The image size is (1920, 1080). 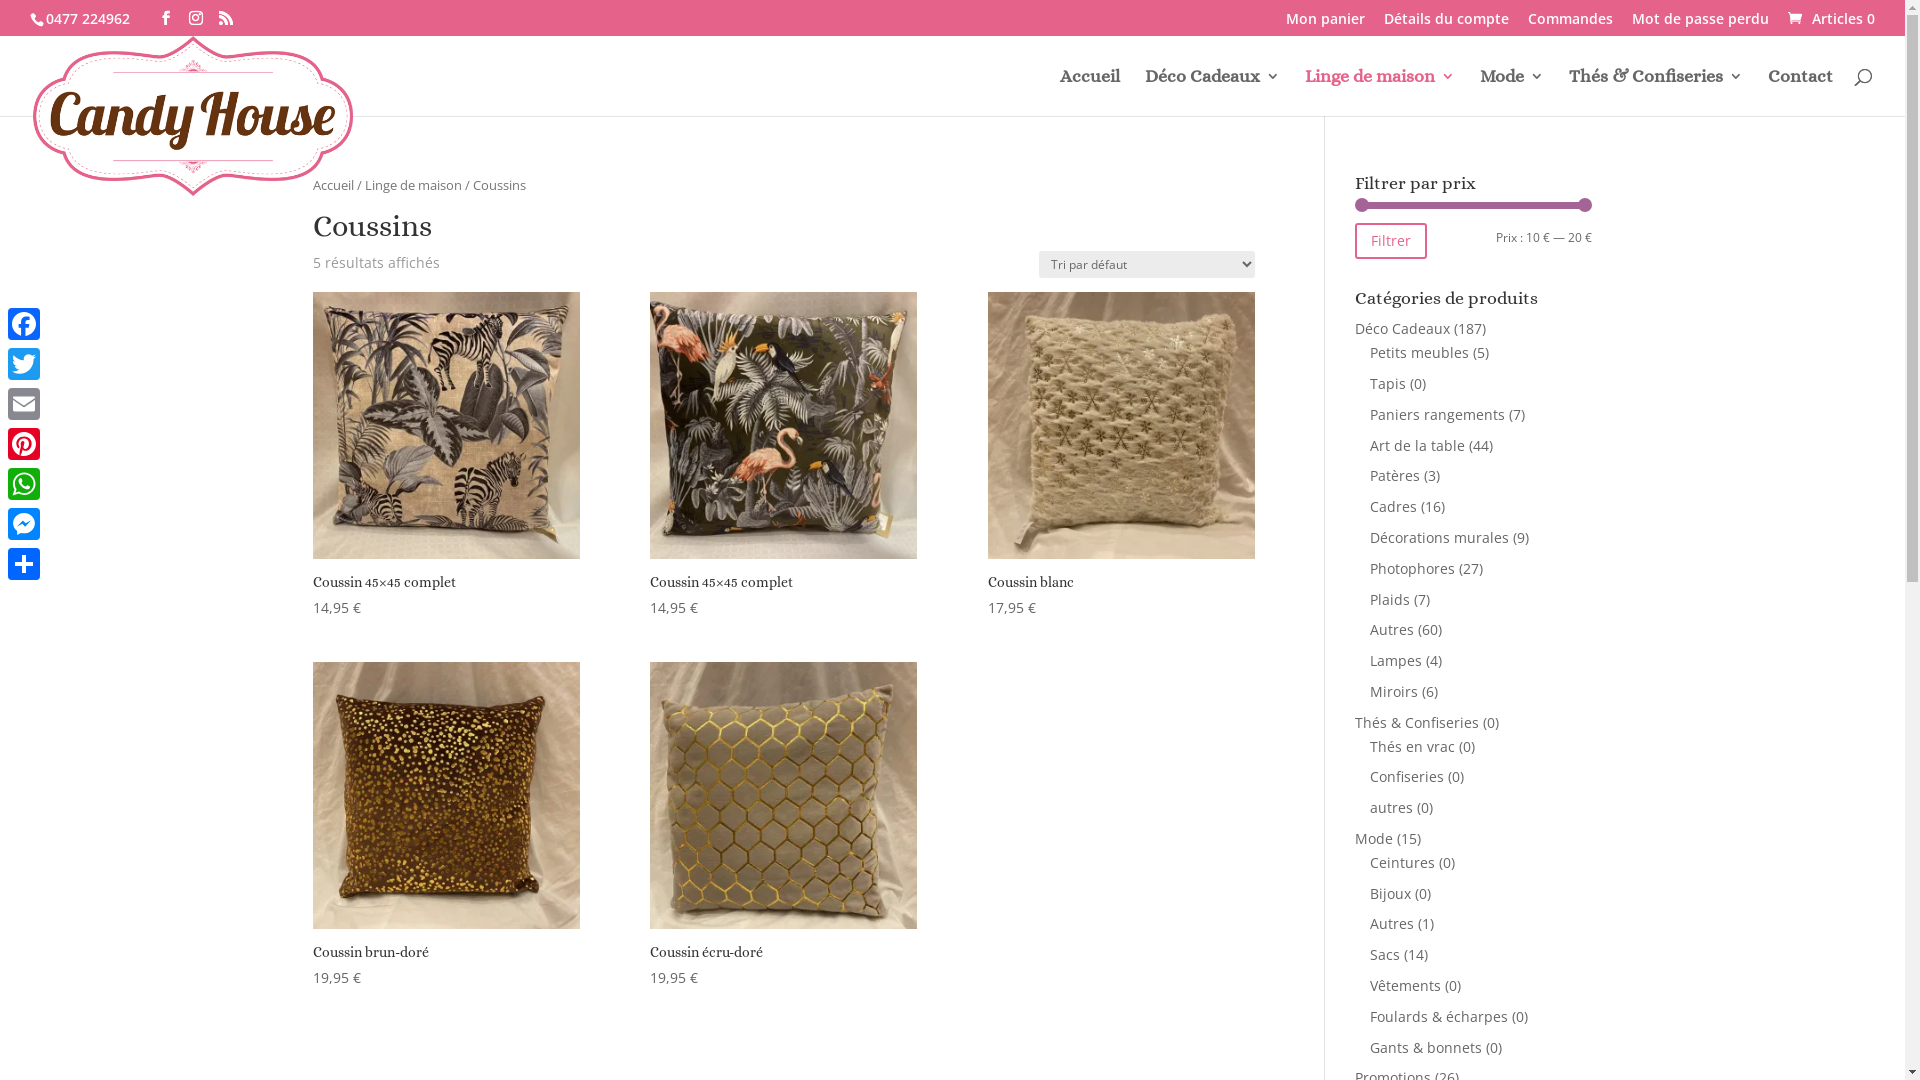 I want to click on 'Accueil', so click(x=332, y=185).